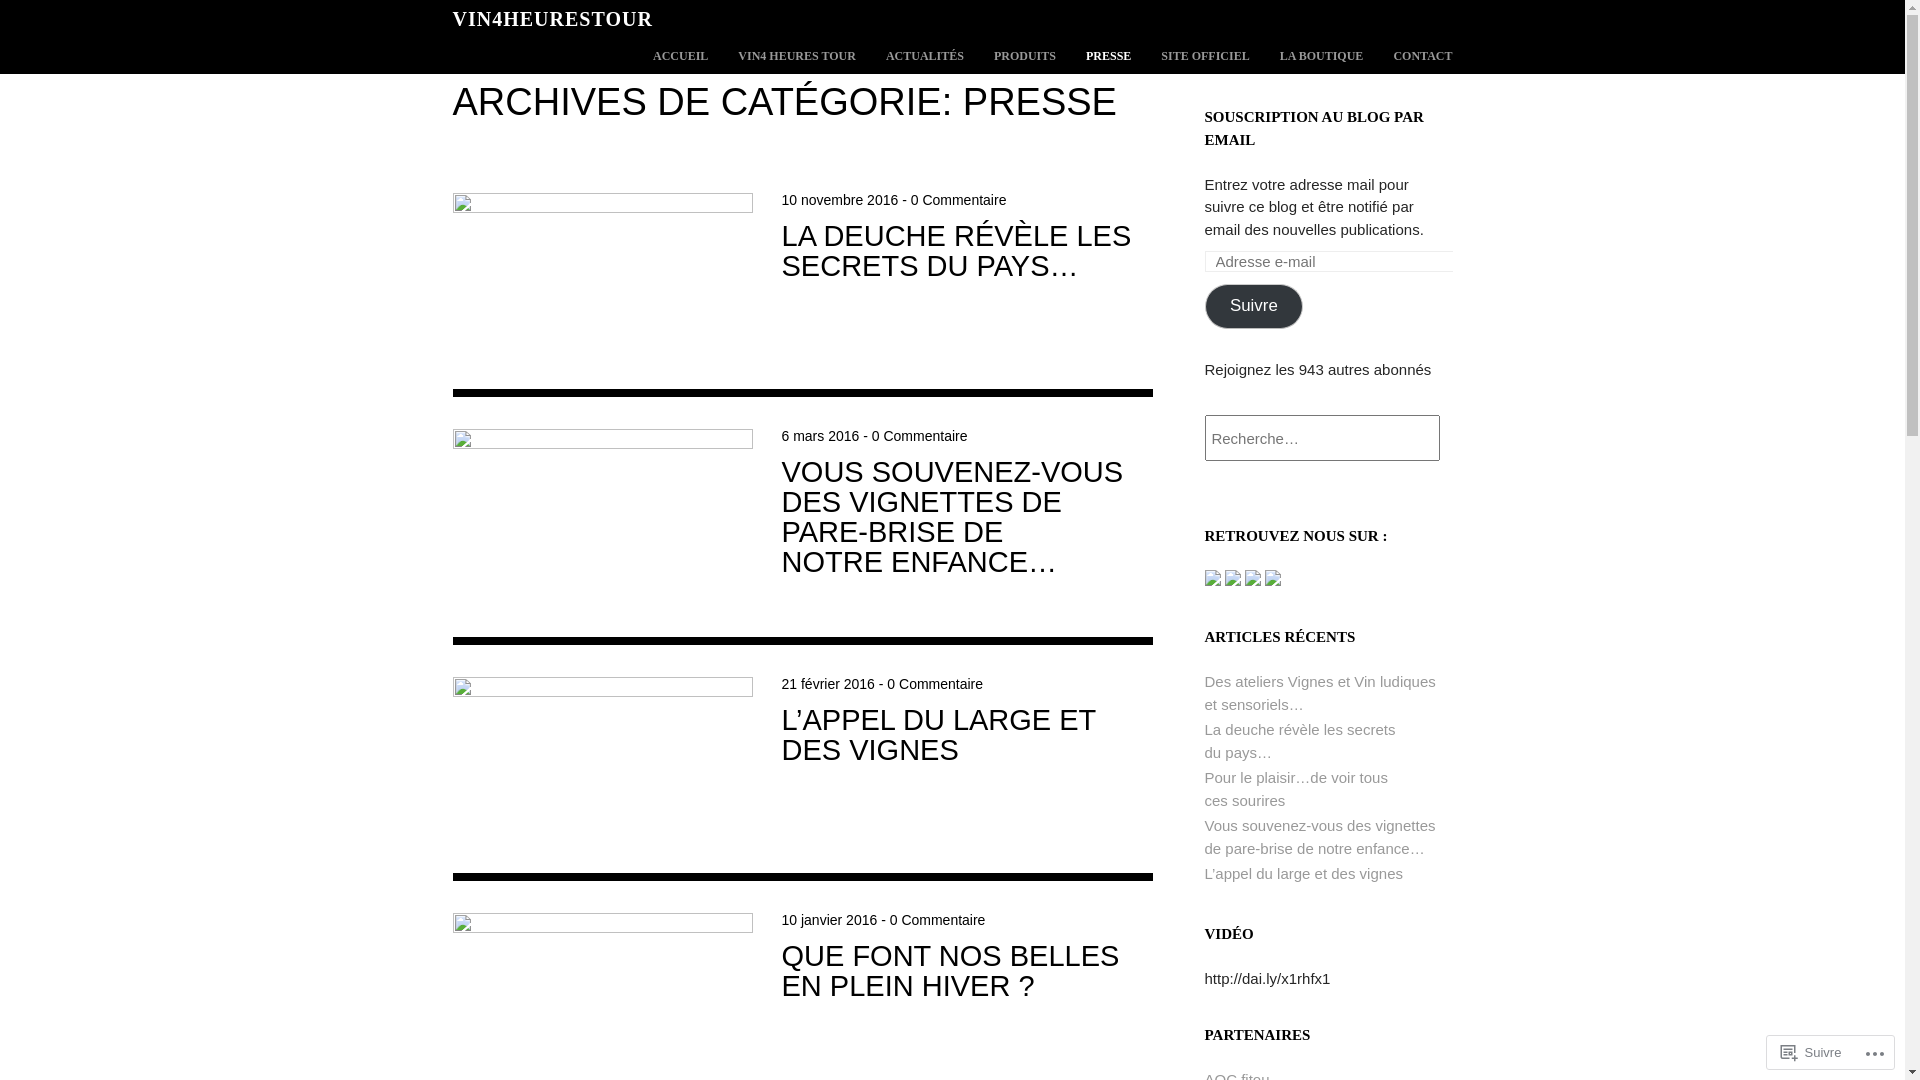  I want to click on 'VIN4 HEURES TOUR', so click(795, 55).